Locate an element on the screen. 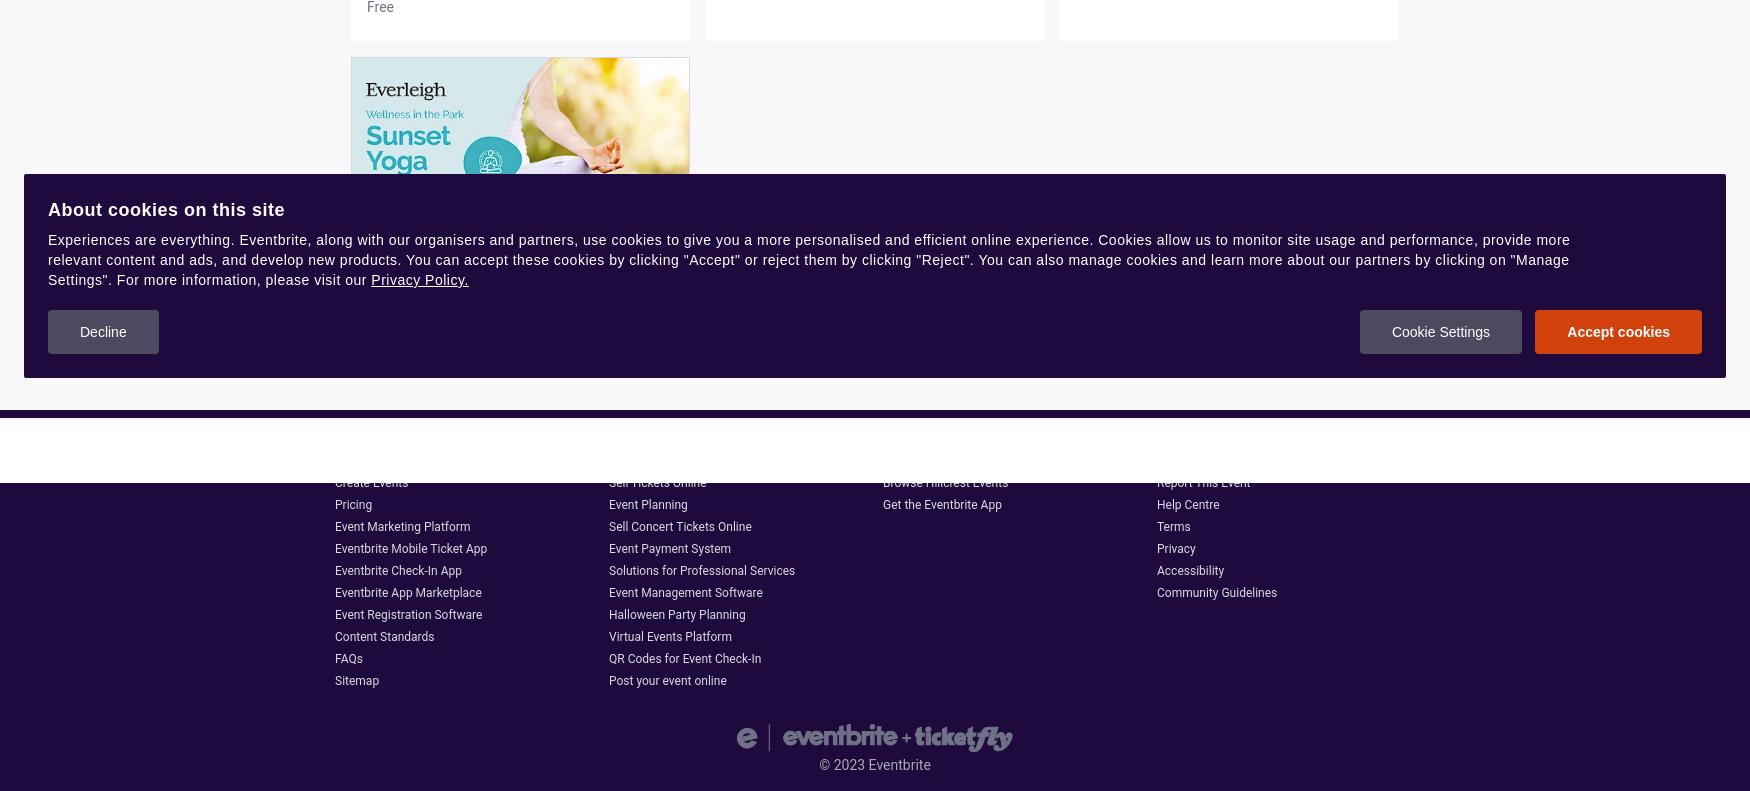 This screenshot has width=1750, height=791. 'Community Guidelines' is located at coordinates (1216, 592).